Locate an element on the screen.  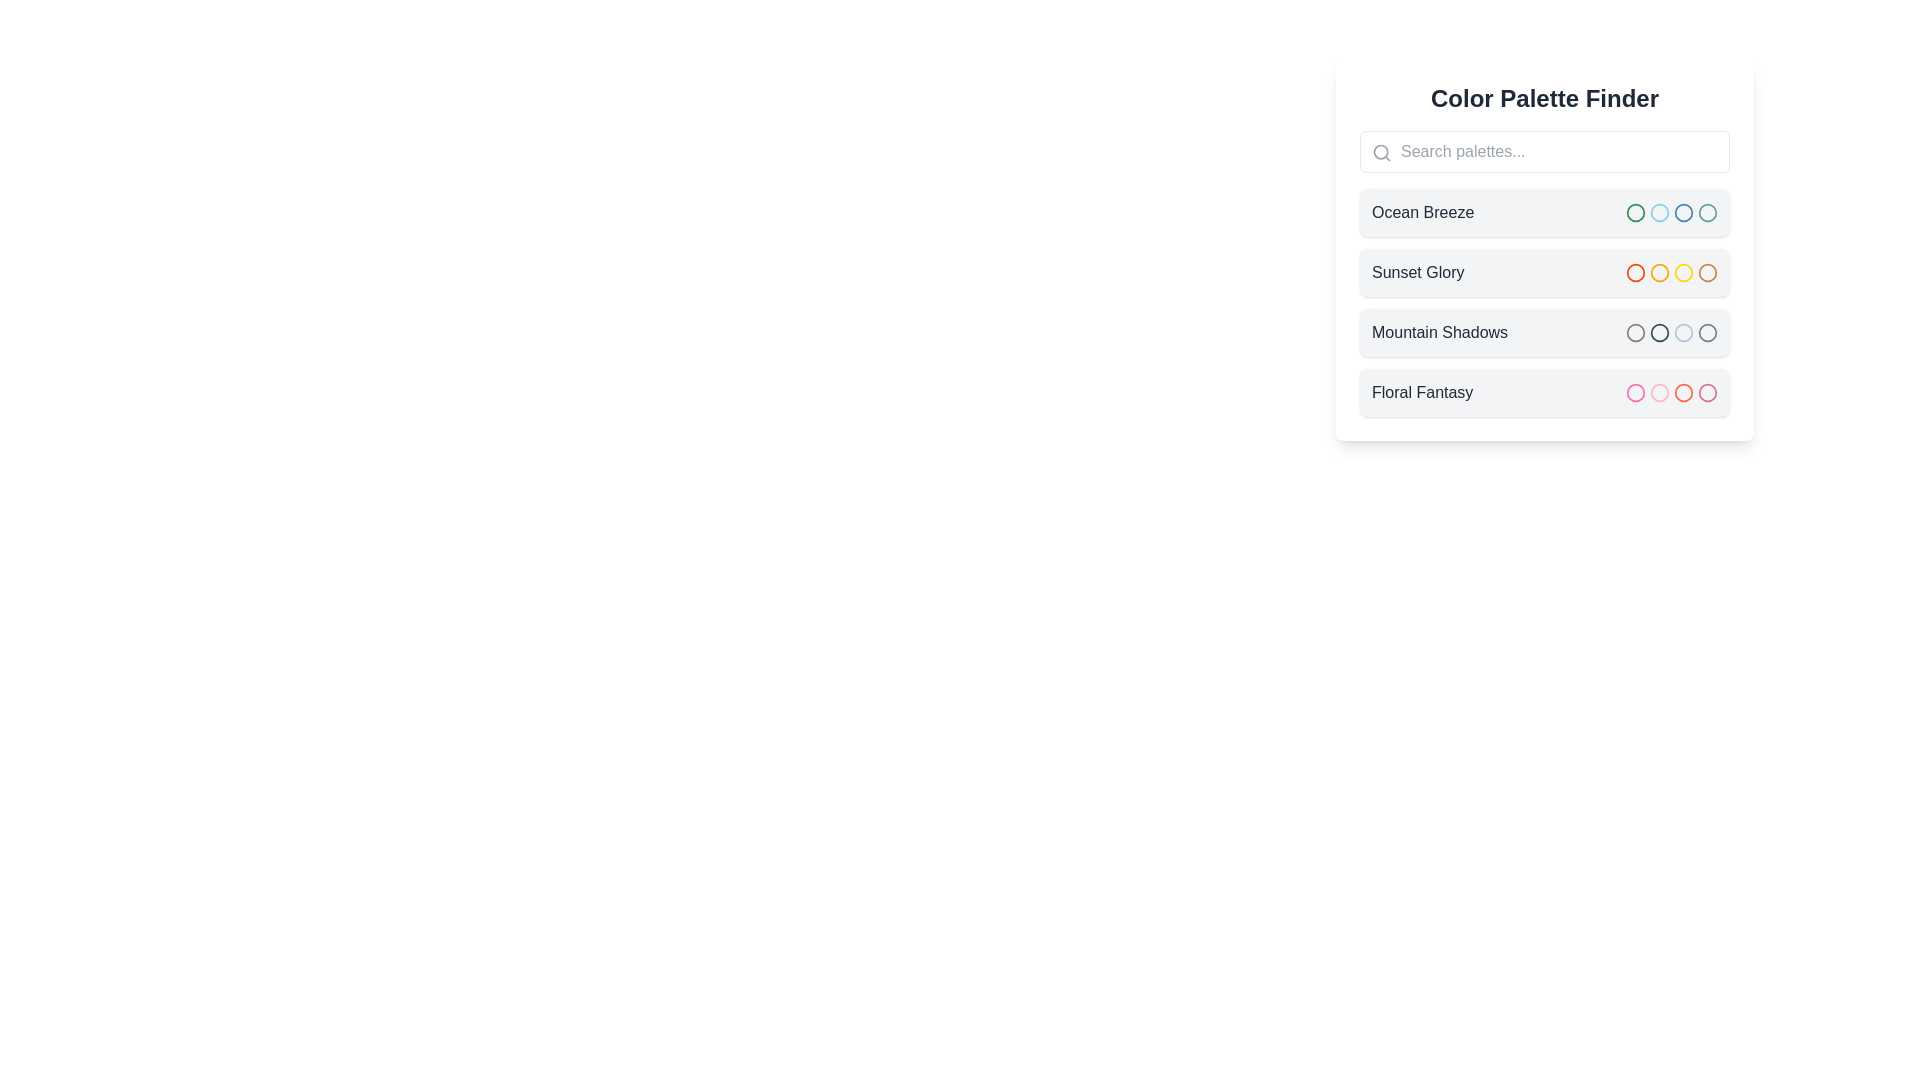
the circular graphic styled as a vector in the 'Mountain Shadows' palette within the color palette finder interface, located in the third item of the list is located at coordinates (1636, 331).